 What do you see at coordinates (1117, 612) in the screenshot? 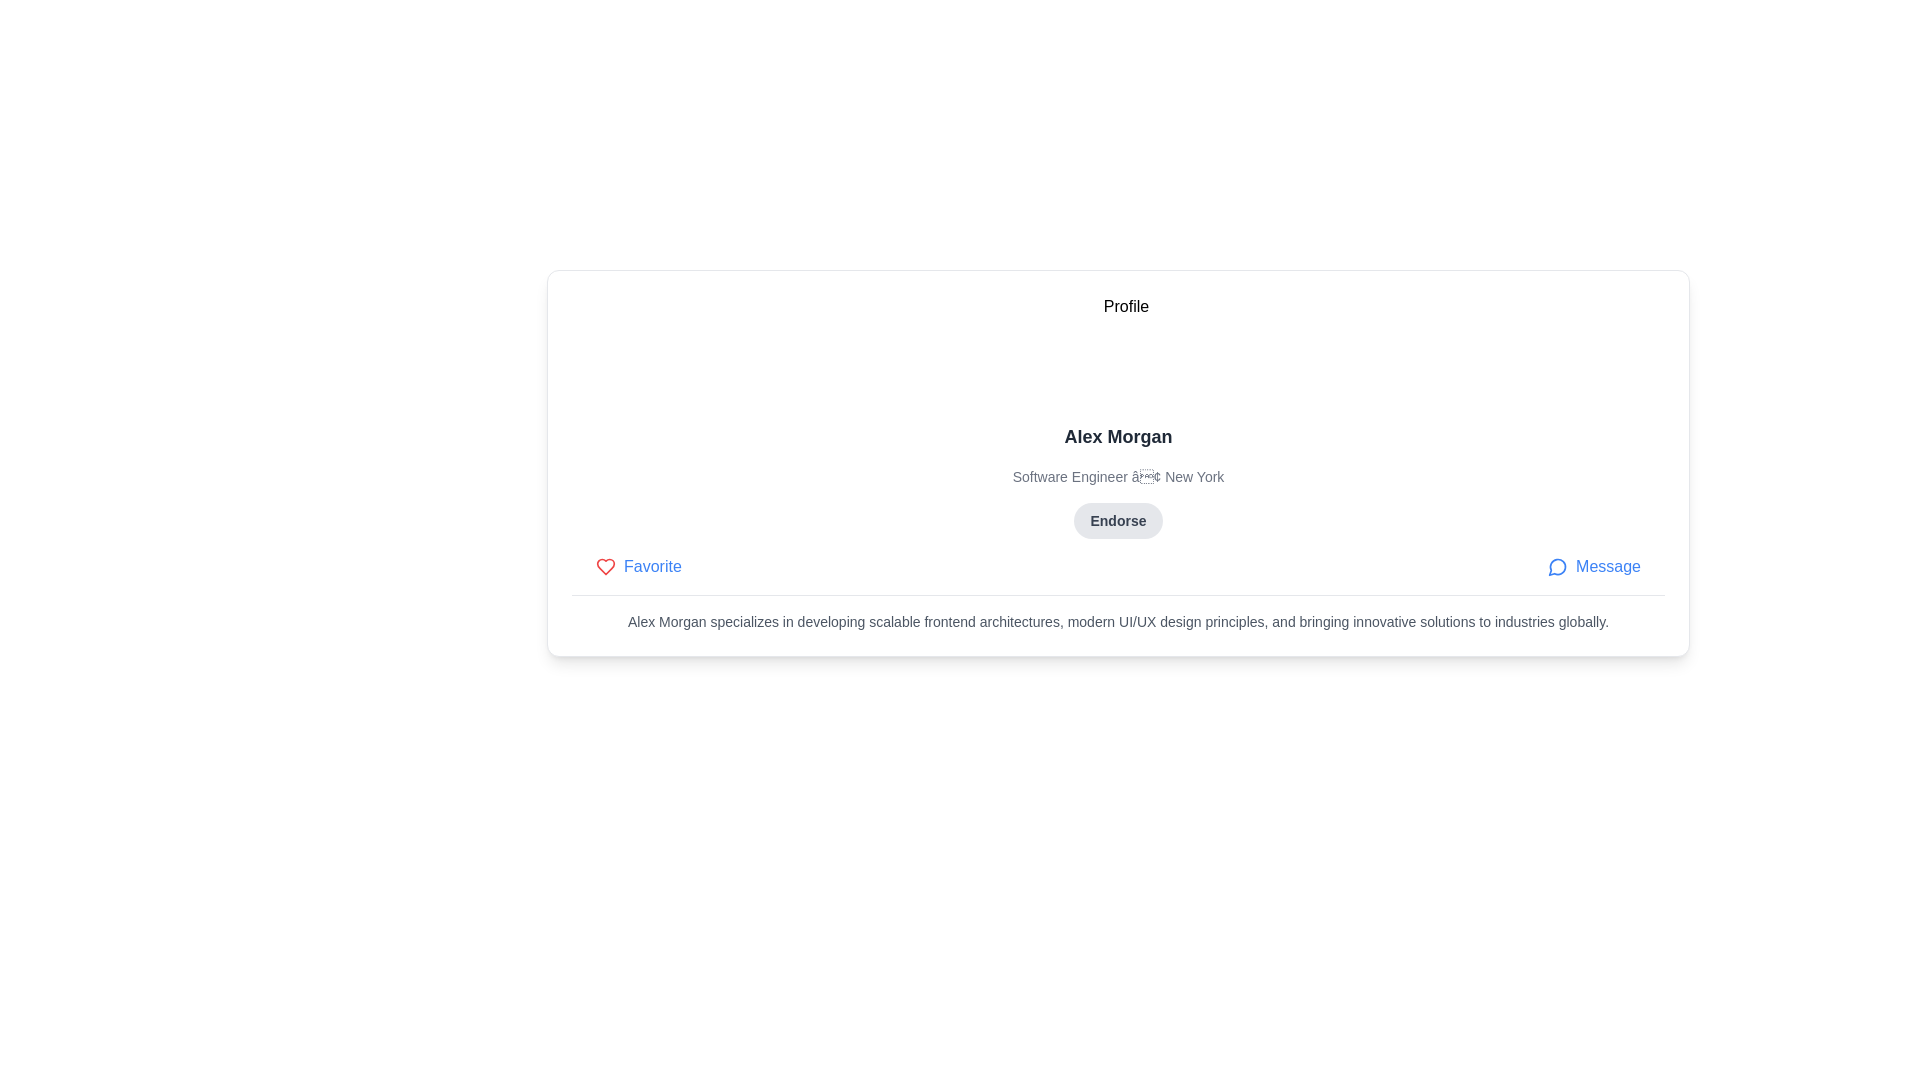
I see `the text block element that contains the description about Alex Morgan, which includes details about her specialization in frontend architectures and UI/UX design principles` at bounding box center [1117, 612].